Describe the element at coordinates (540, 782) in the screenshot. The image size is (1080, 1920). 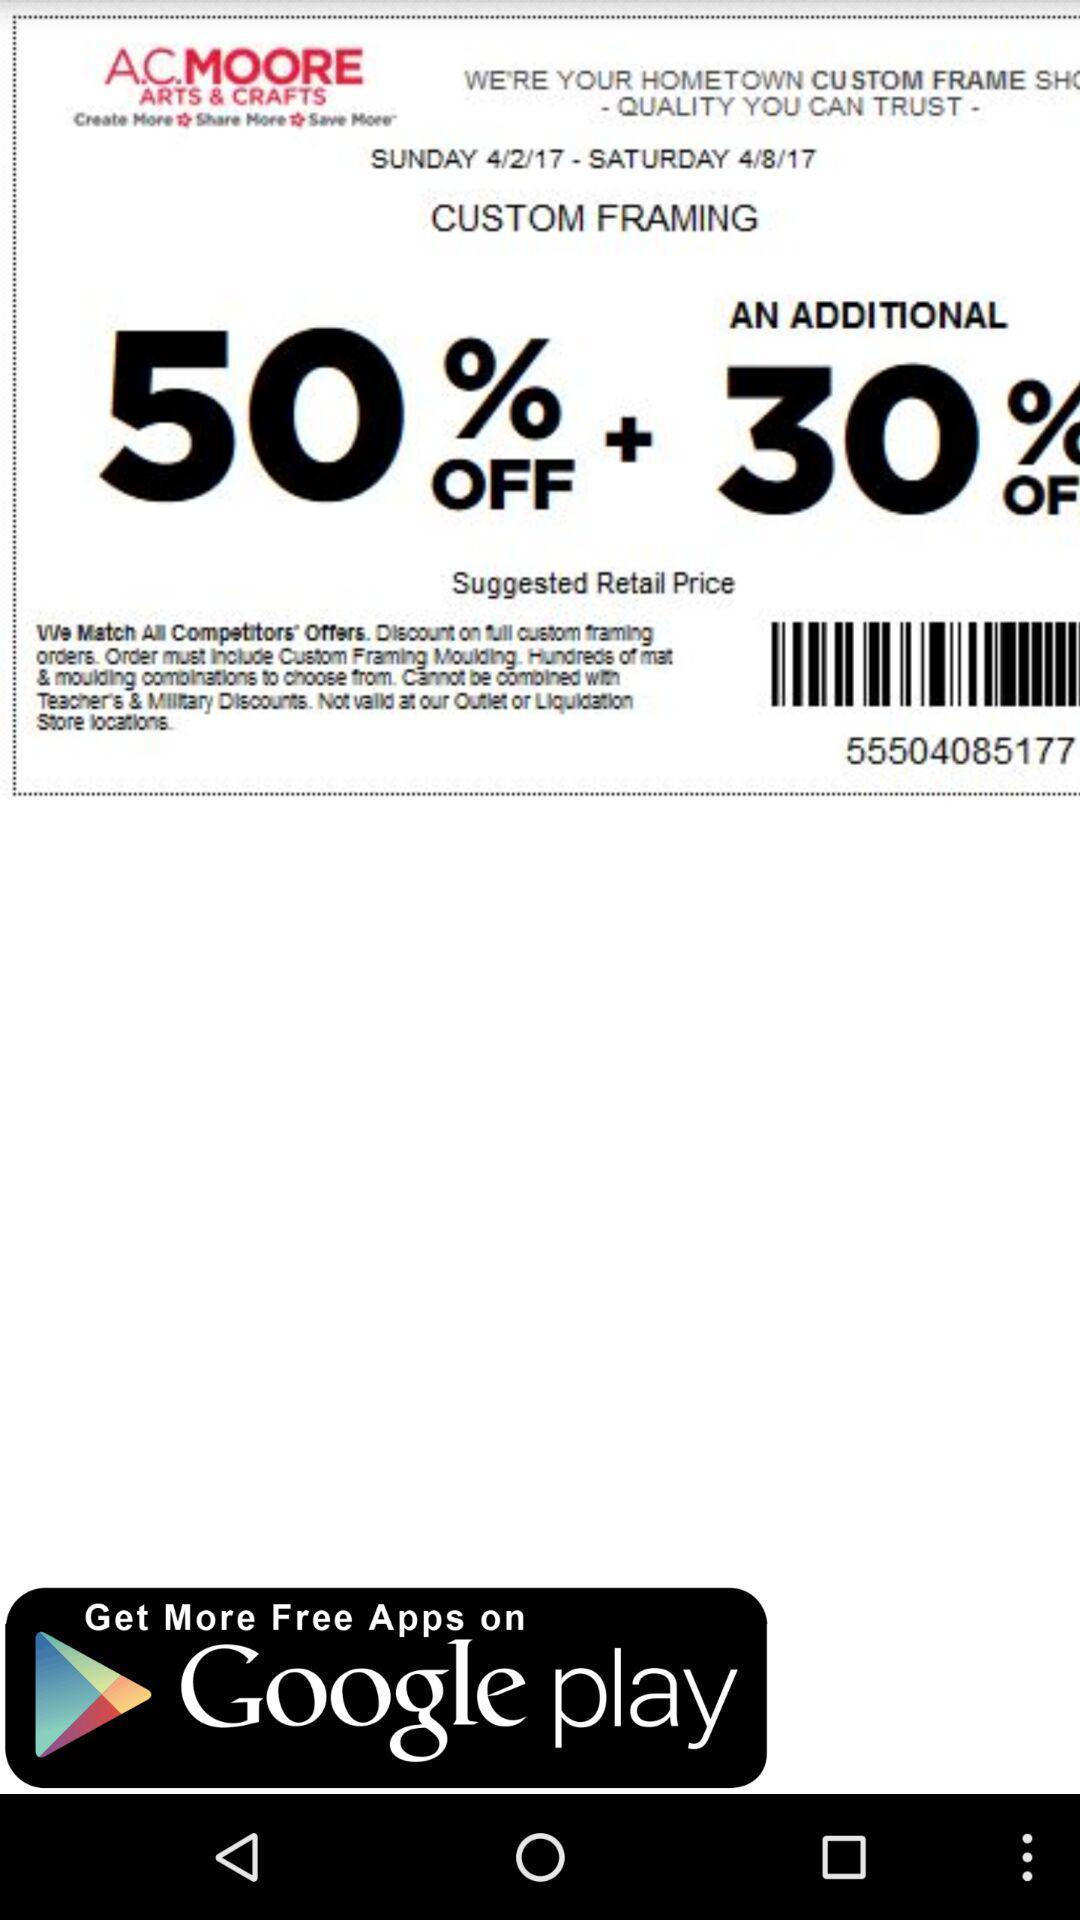
I see `total page` at that location.